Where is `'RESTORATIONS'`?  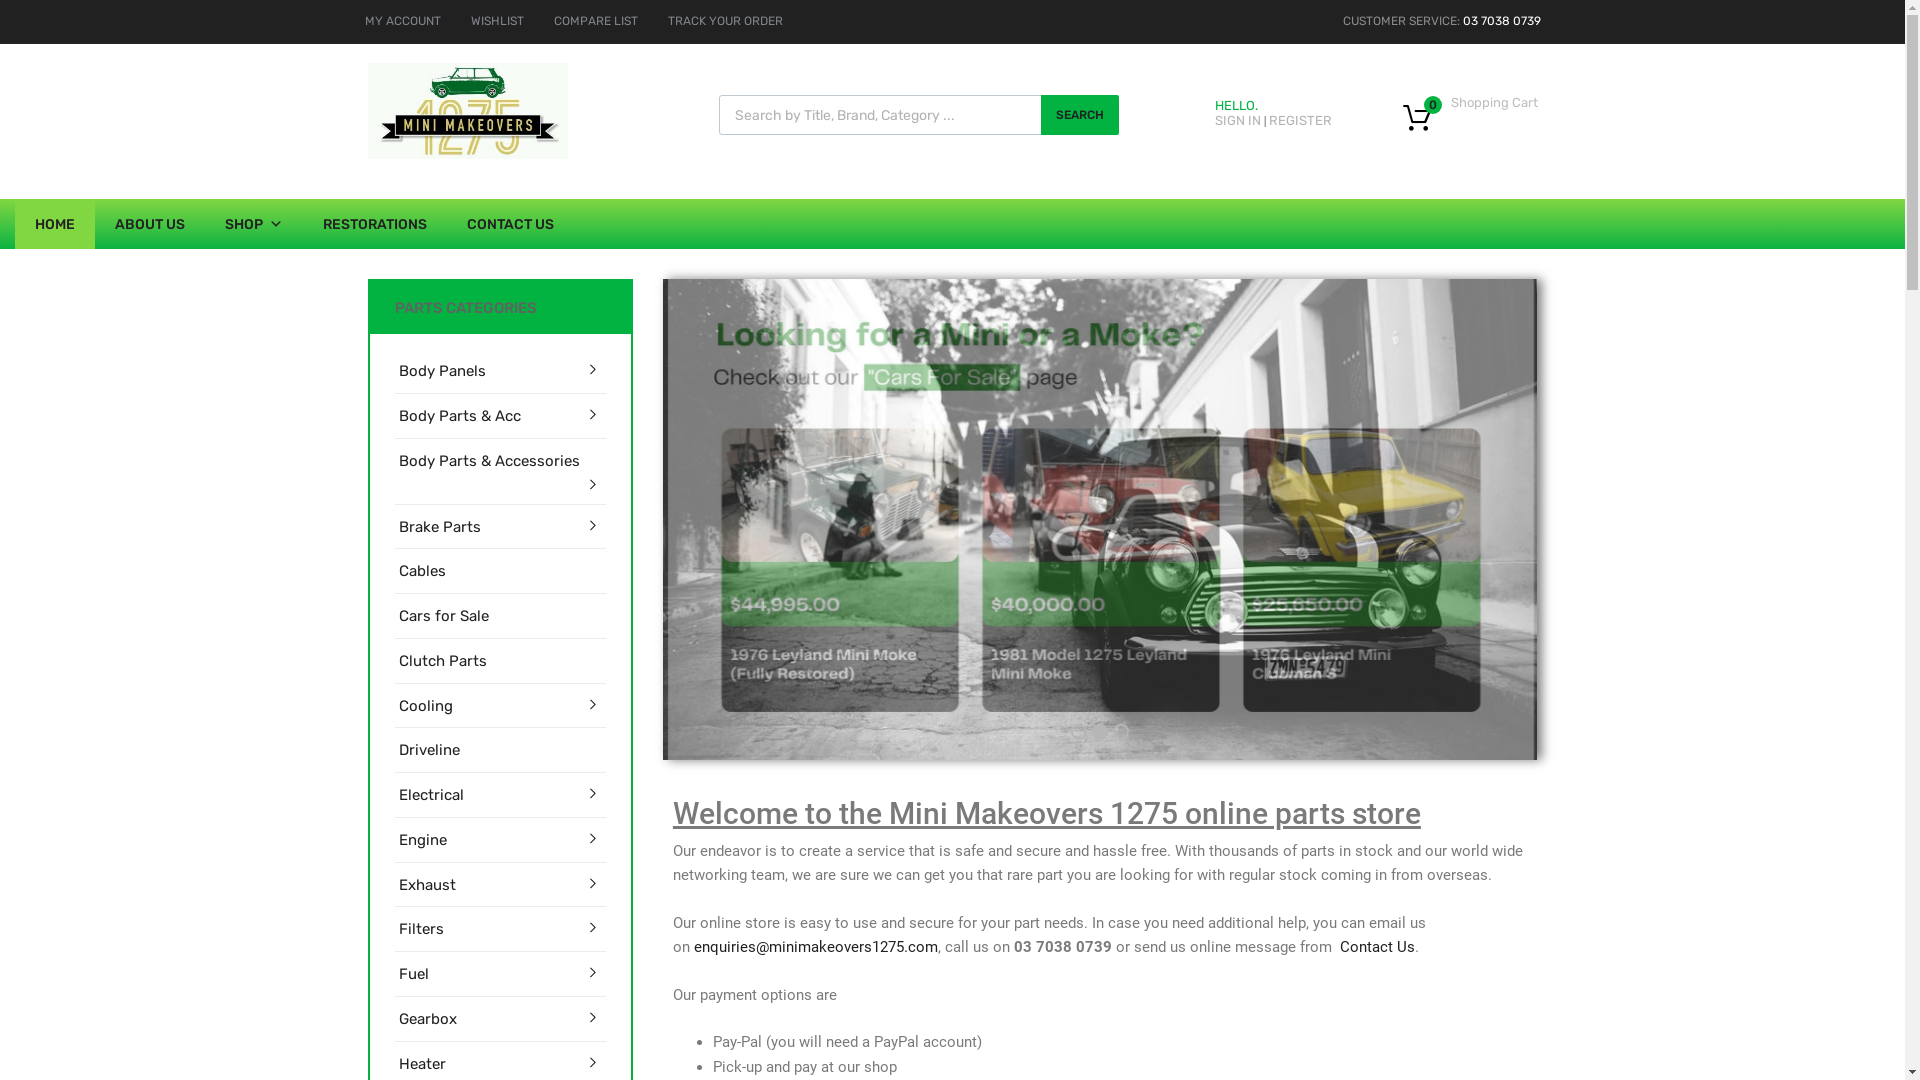 'RESTORATIONS' is located at coordinates (374, 223).